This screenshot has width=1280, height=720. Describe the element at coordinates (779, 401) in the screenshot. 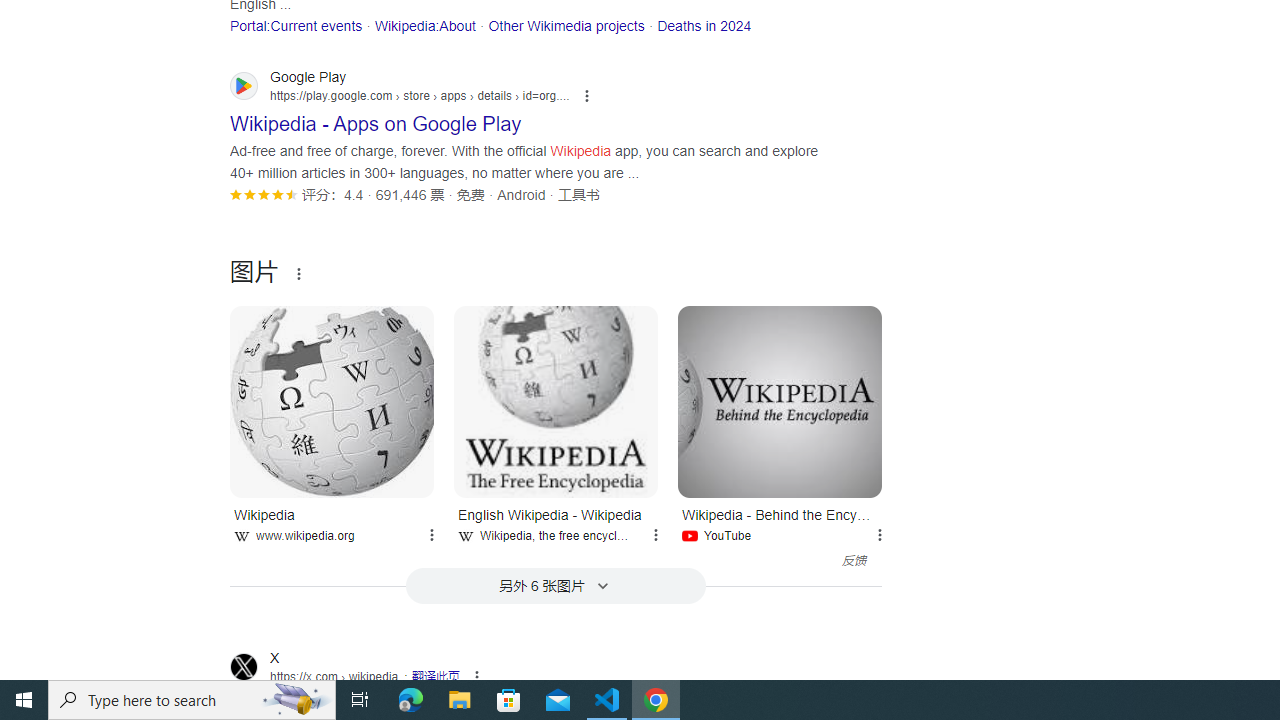

I see `'Wikipedia - Behind the Encyclopedia'` at that location.